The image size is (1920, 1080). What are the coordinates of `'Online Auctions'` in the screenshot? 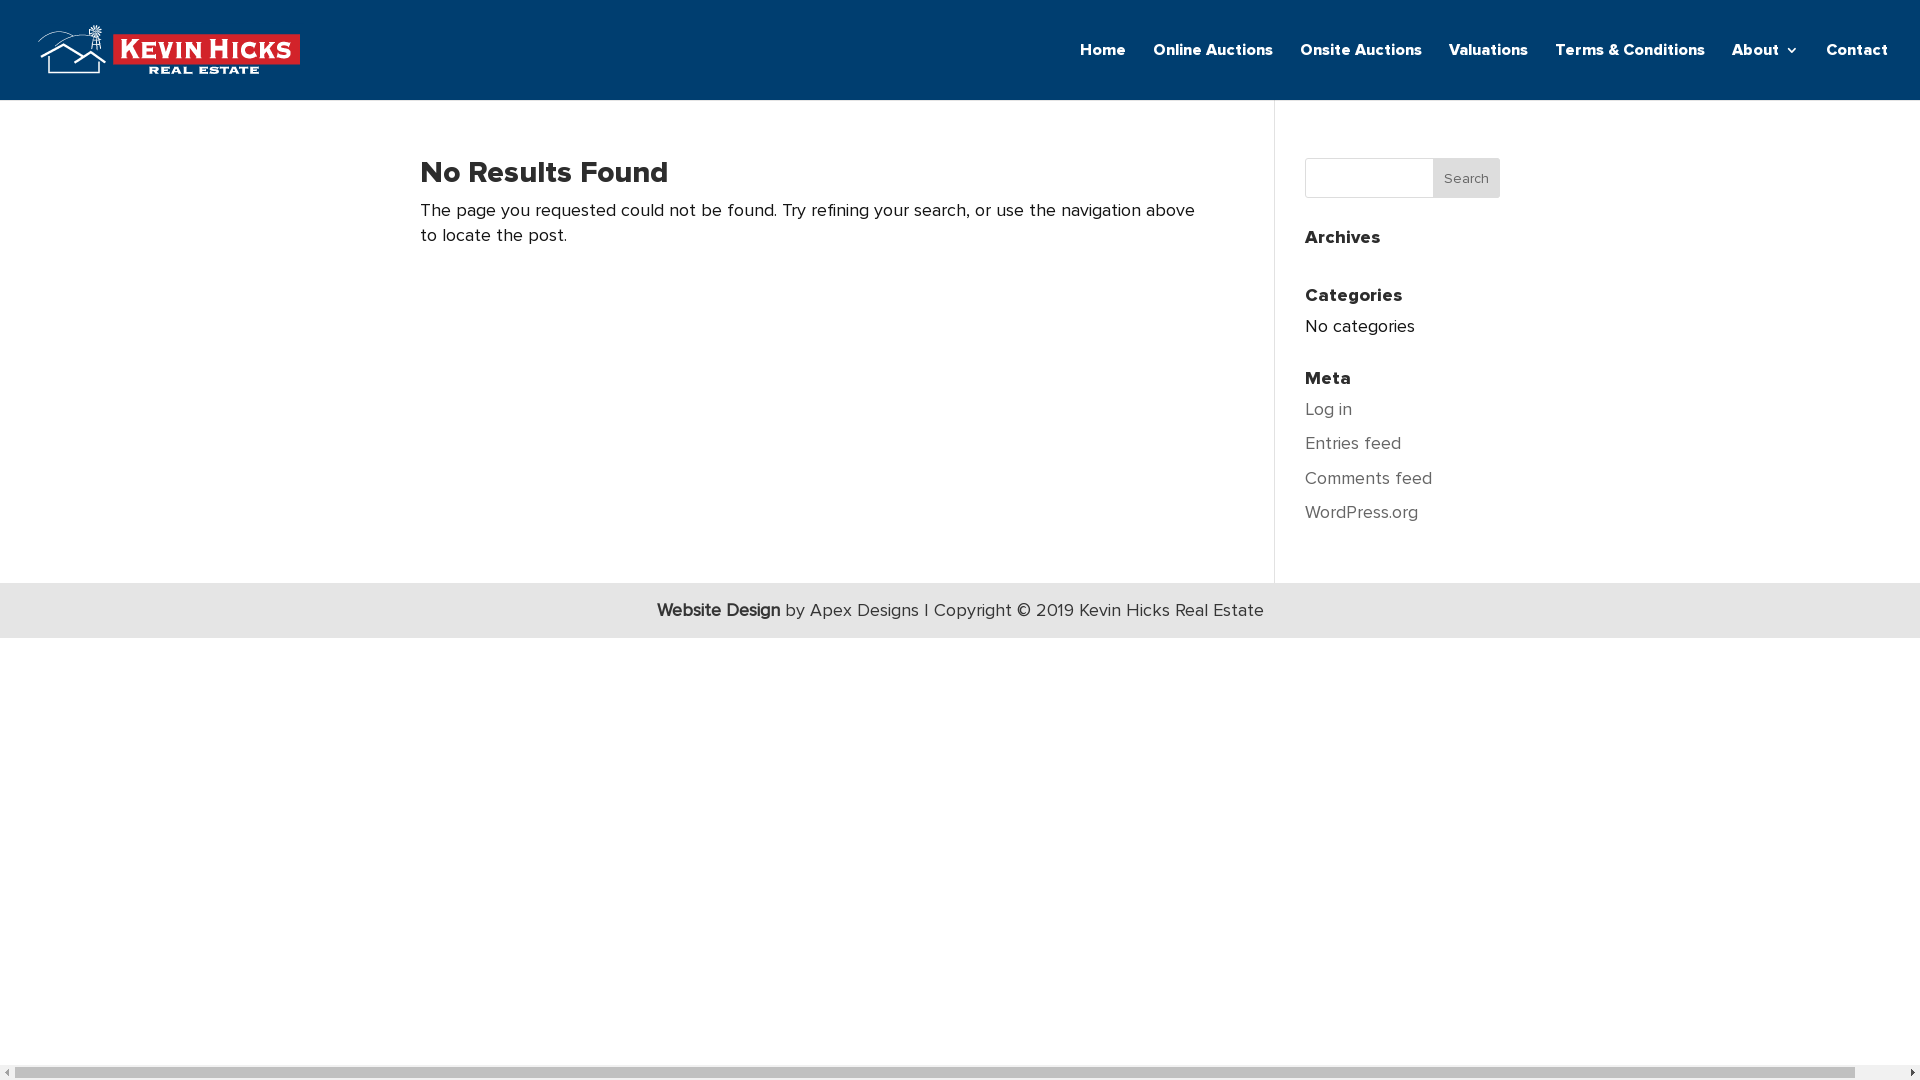 It's located at (1212, 70).